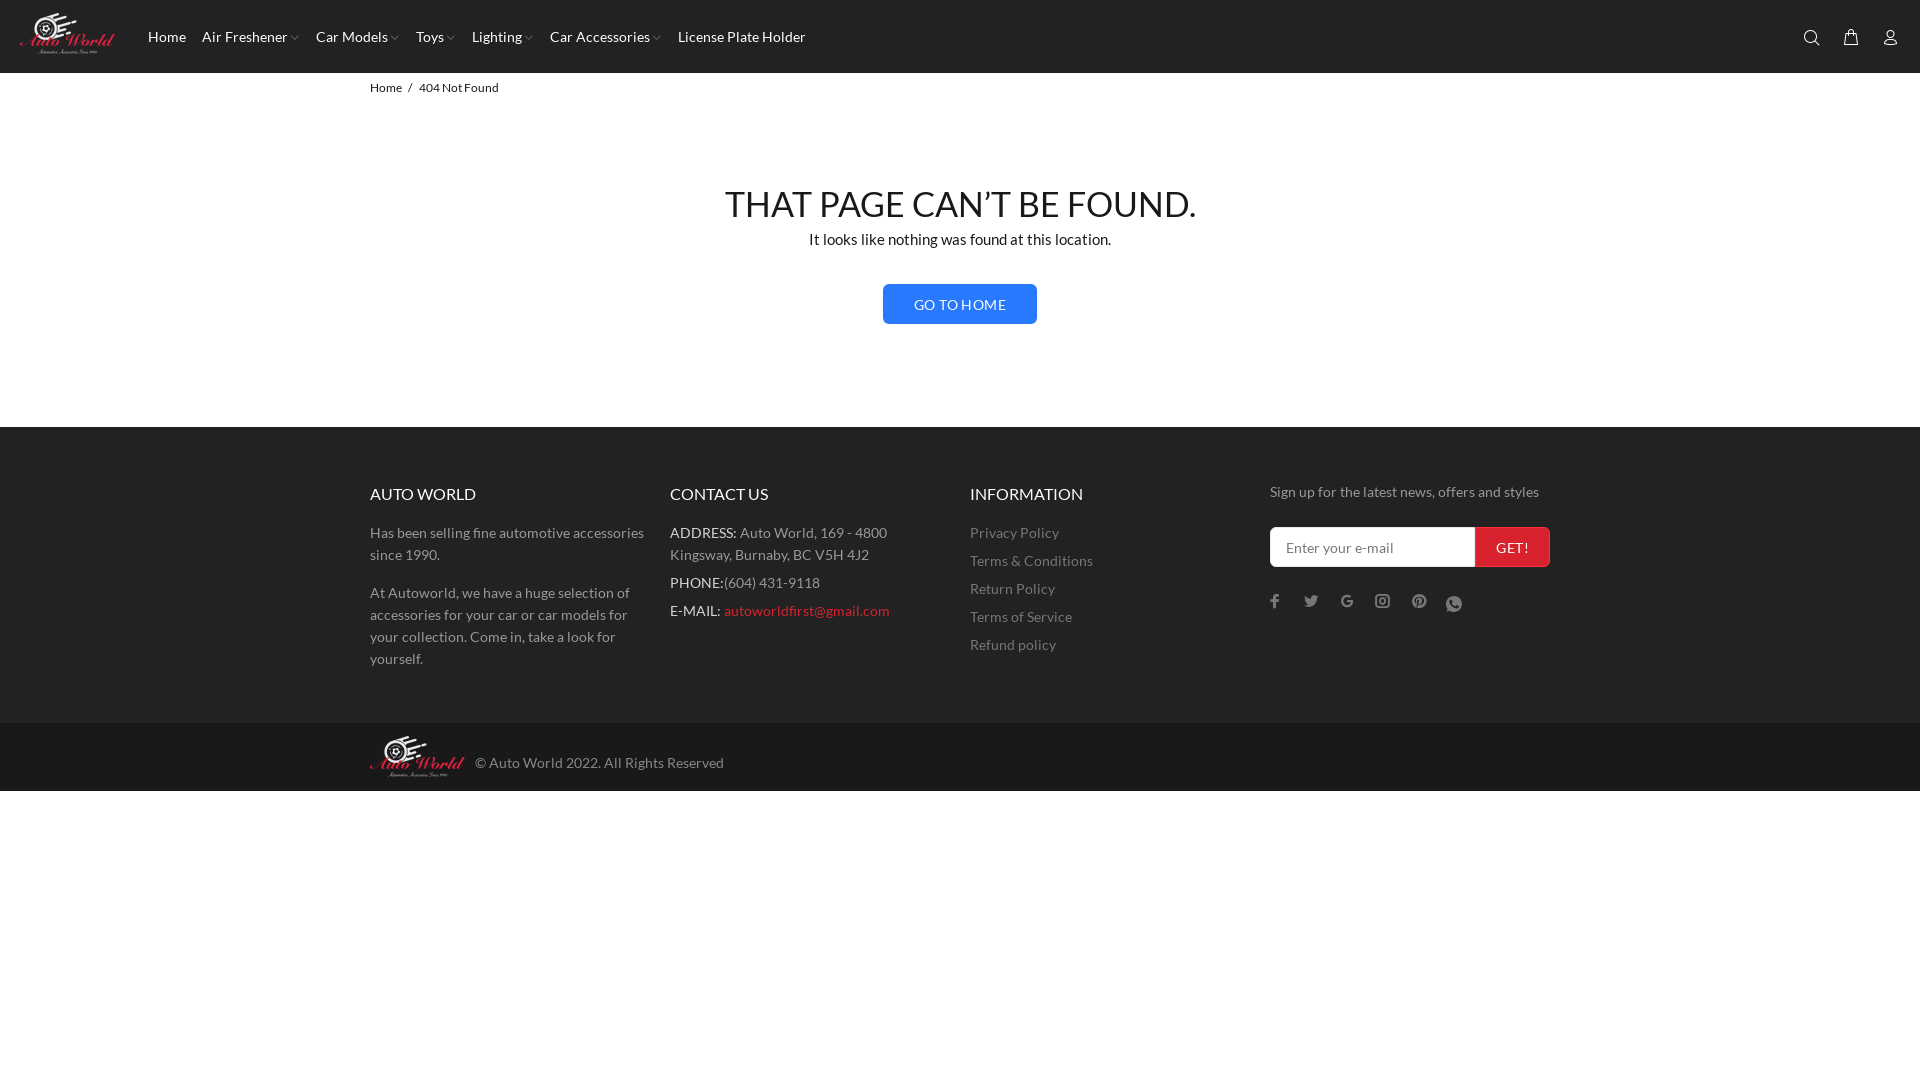  What do you see at coordinates (1021, 616) in the screenshot?
I see `'Terms of Service'` at bounding box center [1021, 616].